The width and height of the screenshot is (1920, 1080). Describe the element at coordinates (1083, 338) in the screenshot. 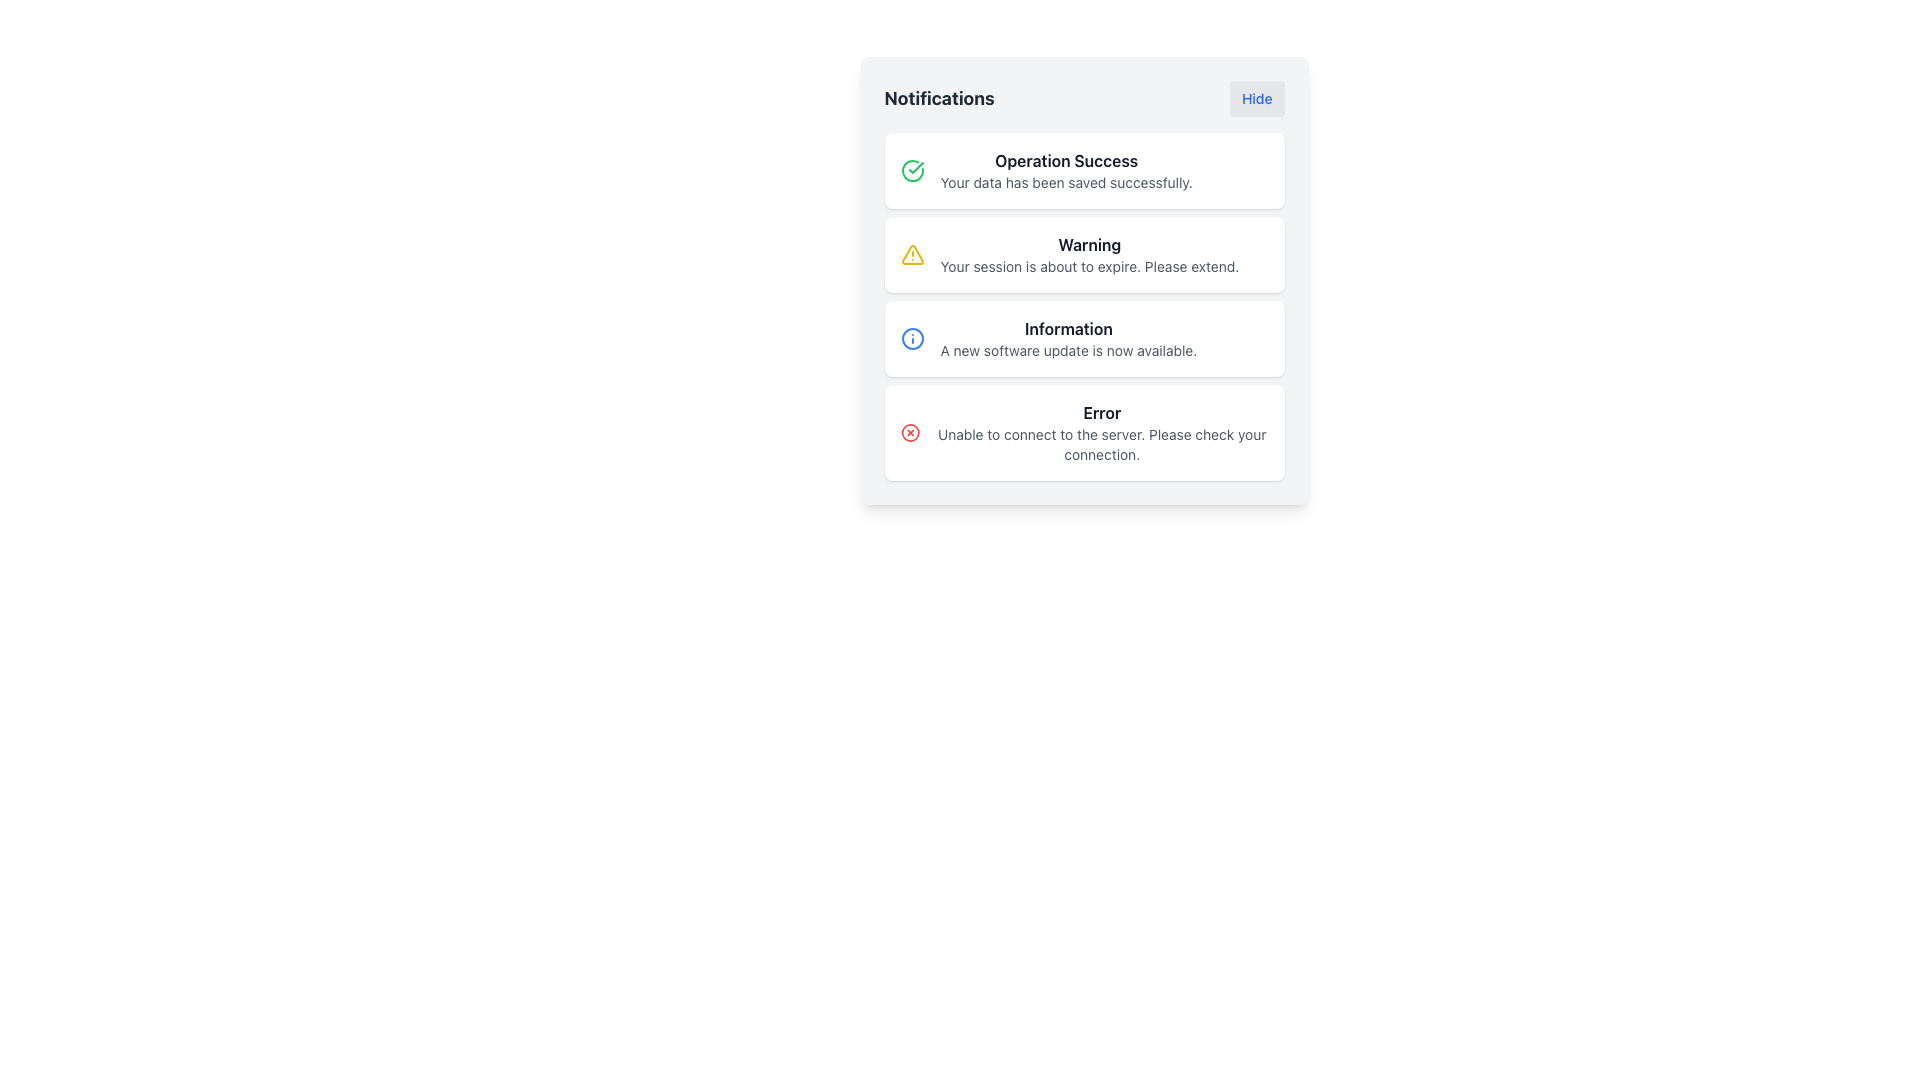

I see `the Notification card that informs the user about a new software update, positioned between the 'Warning' and 'Error' cards in the stack` at that location.